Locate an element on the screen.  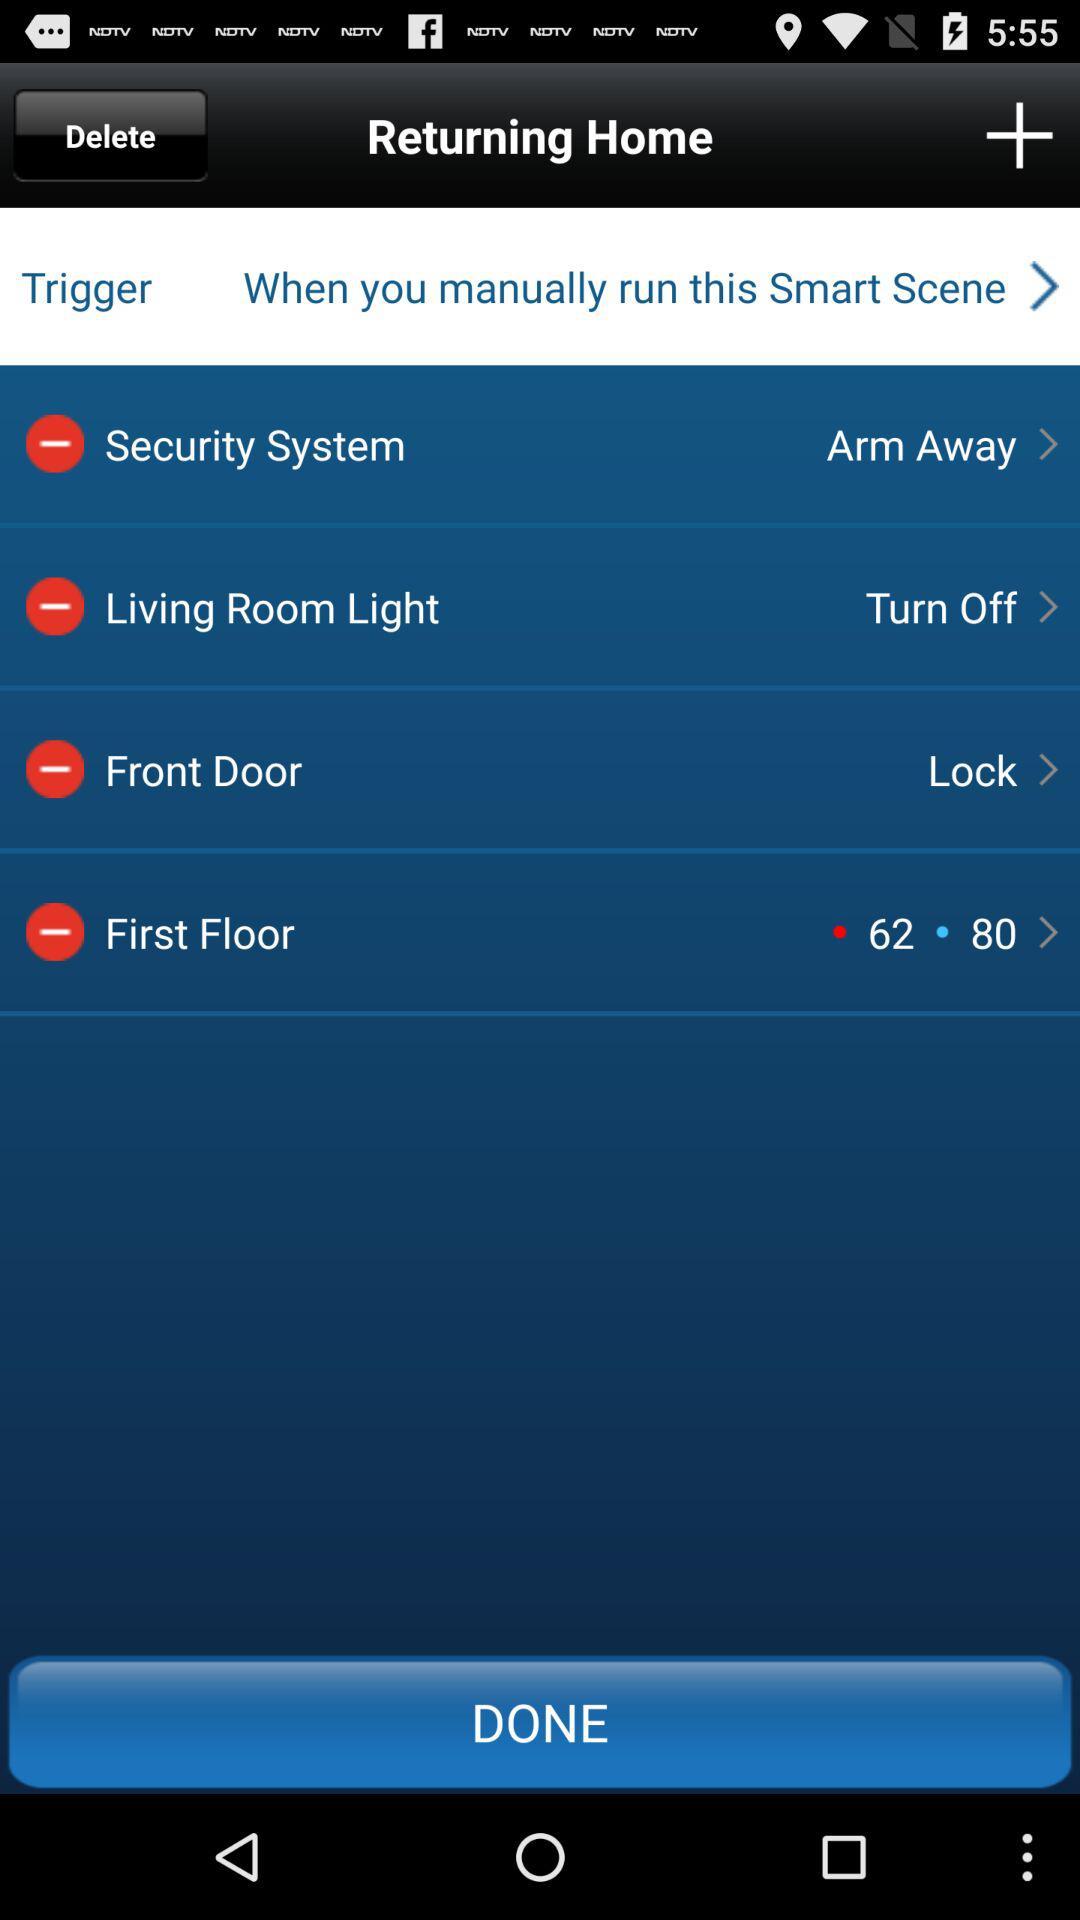
app above 80 app is located at coordinates (971, 768).